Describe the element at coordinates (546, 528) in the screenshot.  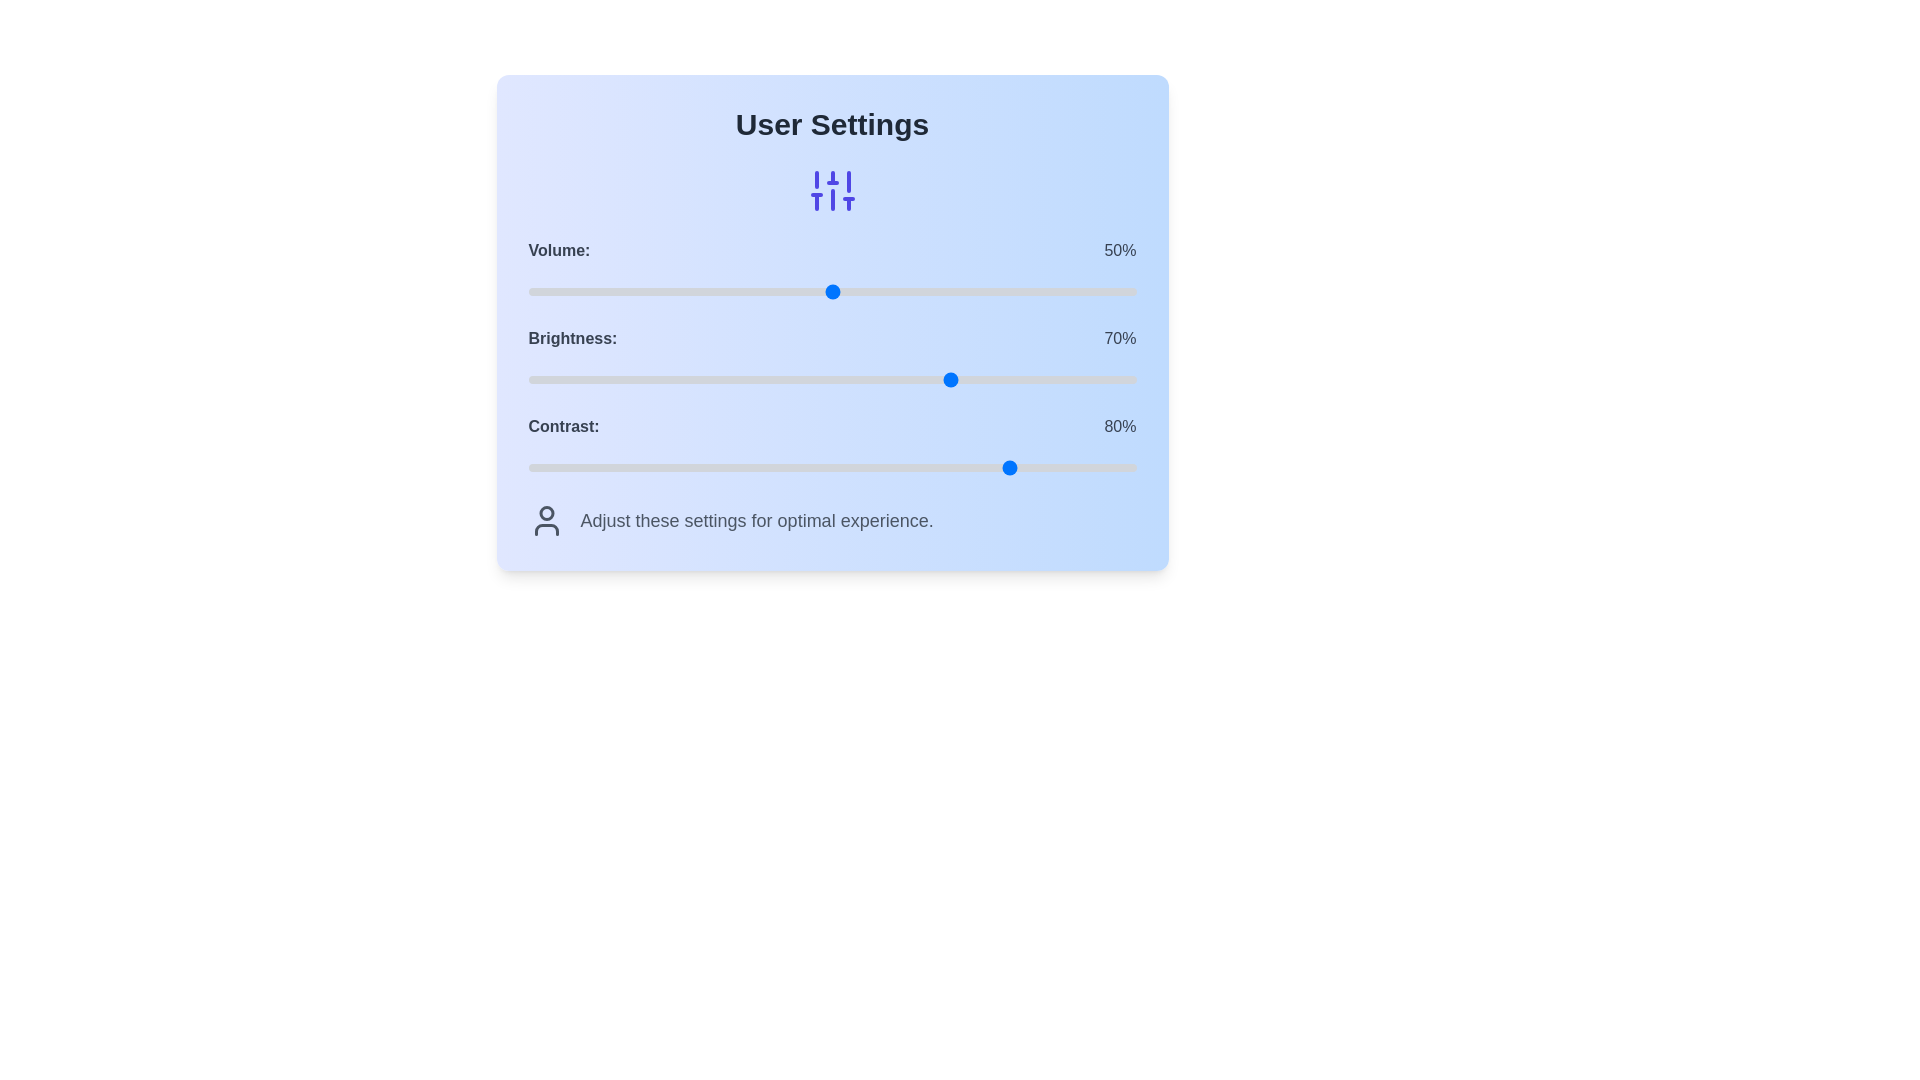
I see `the lower component of the user profile icon located at the bottom-left side of the card layout` at that location.